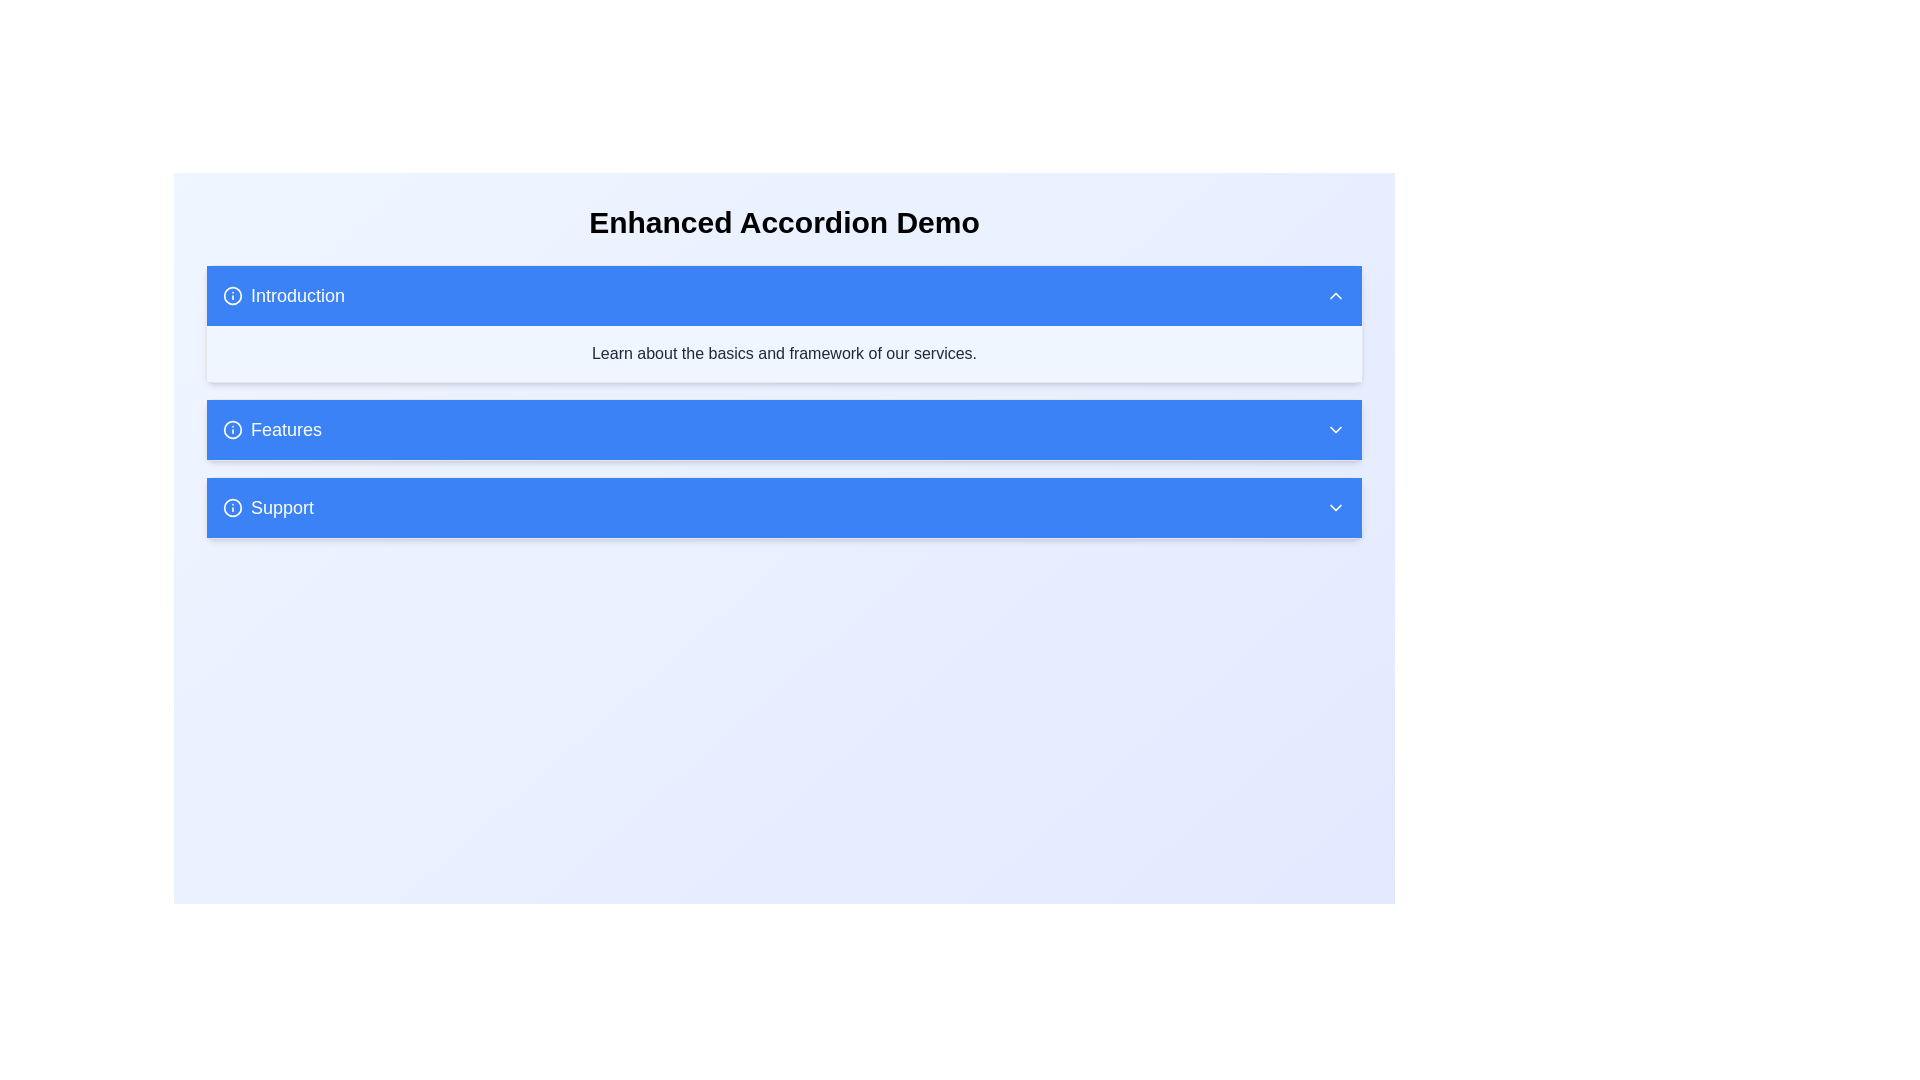 This screenshot has height=1080, width=1920. What do you see at coordinates (267, 507) in the screenshot?
I see `the 'Support' label within the accordion menu, which is the leftmost component of the third section titled 'Support' and is visually unified with a circular icon containing an 'i'` at bounding box center [267, 507].